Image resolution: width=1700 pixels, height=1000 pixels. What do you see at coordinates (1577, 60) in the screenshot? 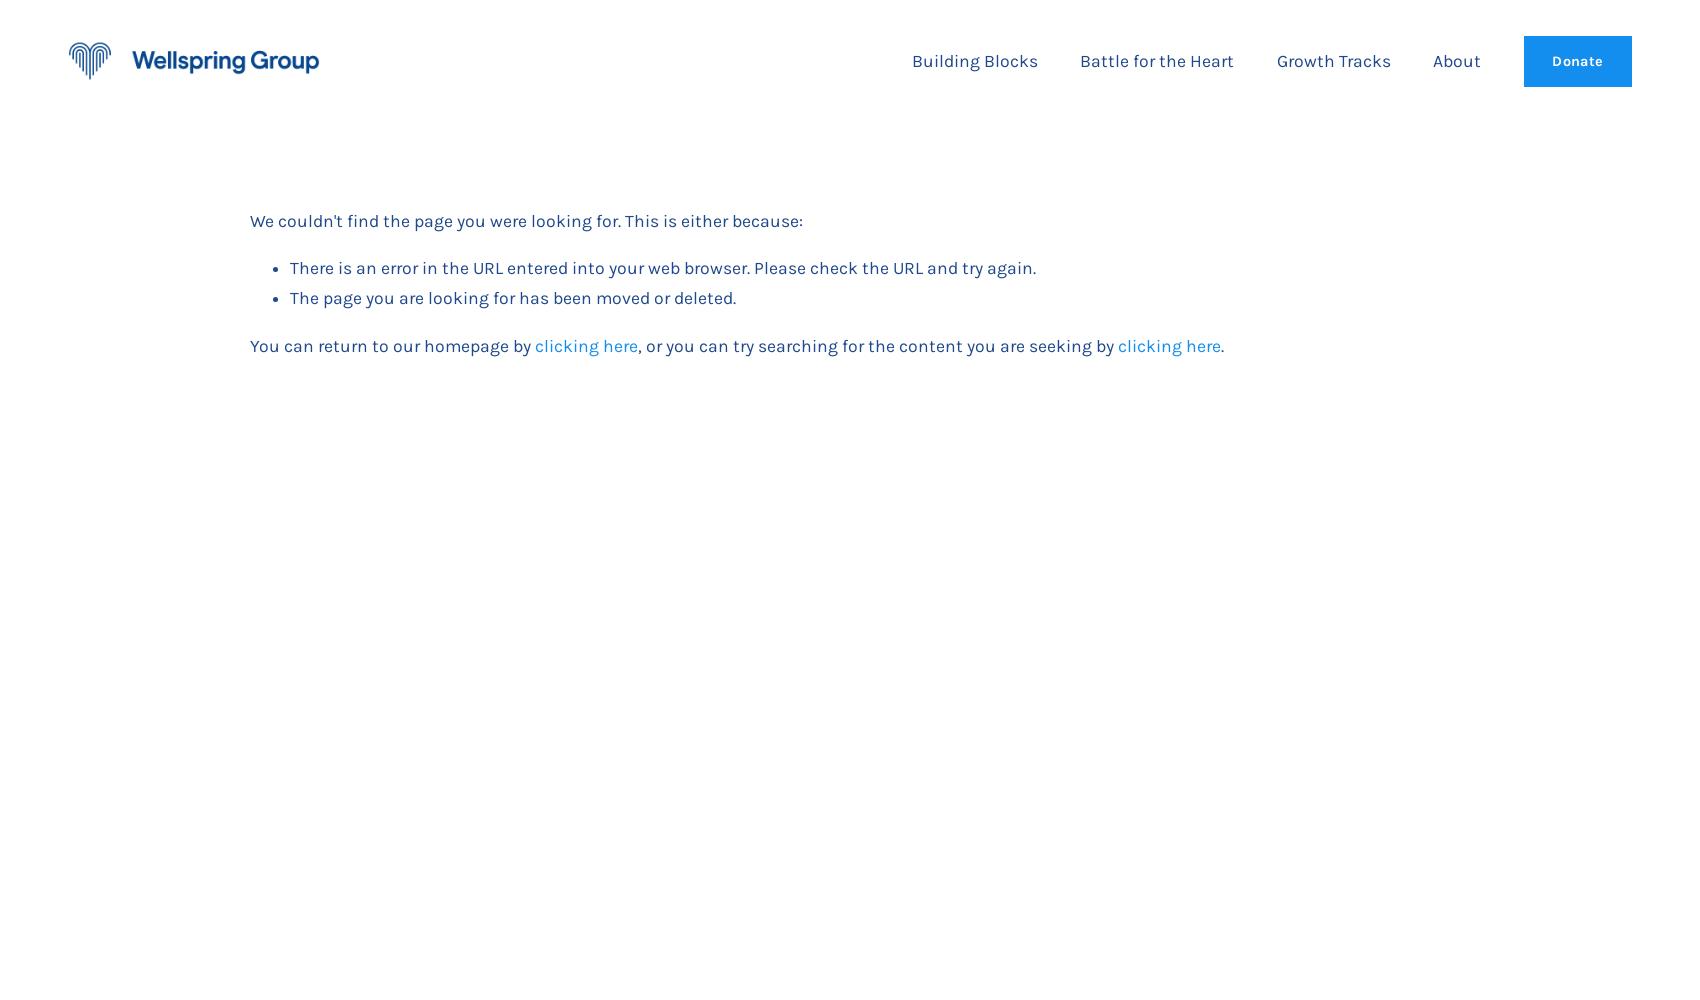
I see `'Donate'` at bounding box center [1577, 60].